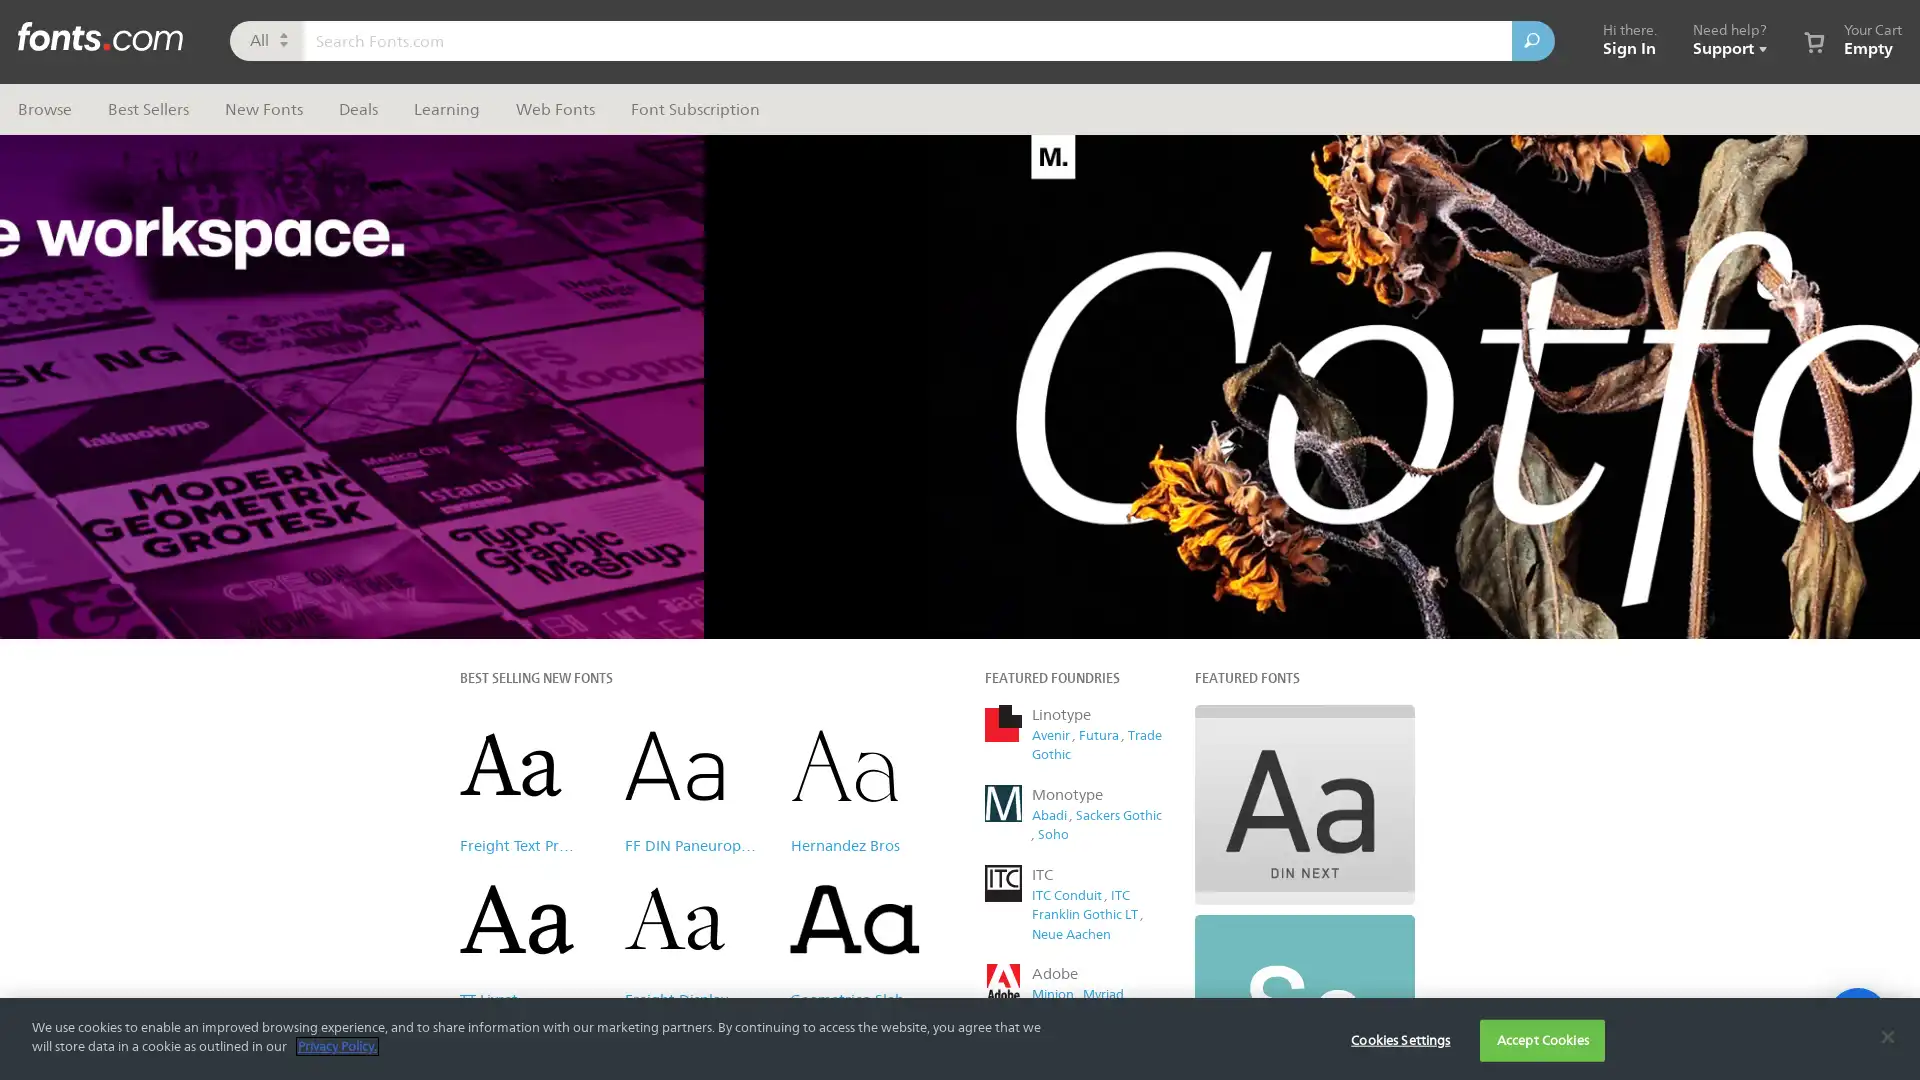 The image size is (1920, 1080). What do you see at coordinates (1335, 144) in the screenshot?
I see `Close` at bounding box center [1335, 144].